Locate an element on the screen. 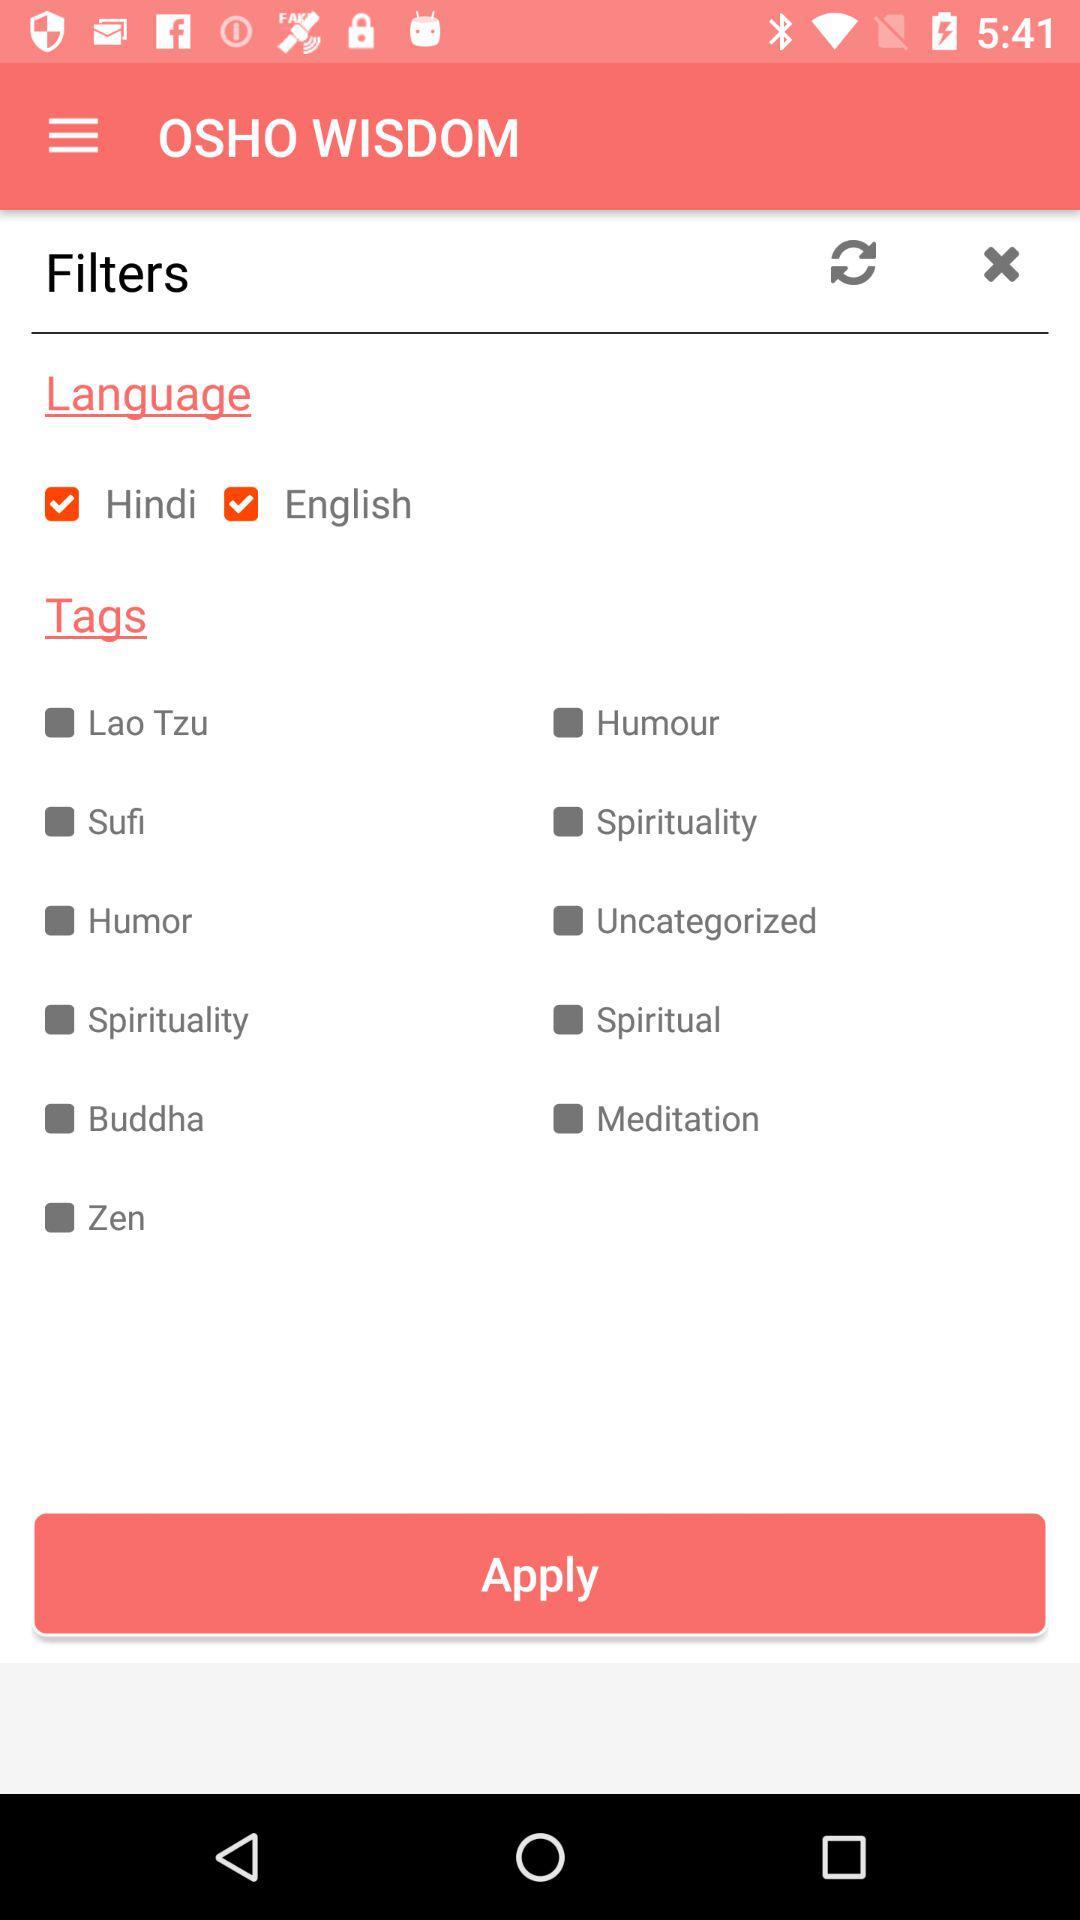  item to the left of osho wisdom item is located at coordinates (72, 135).